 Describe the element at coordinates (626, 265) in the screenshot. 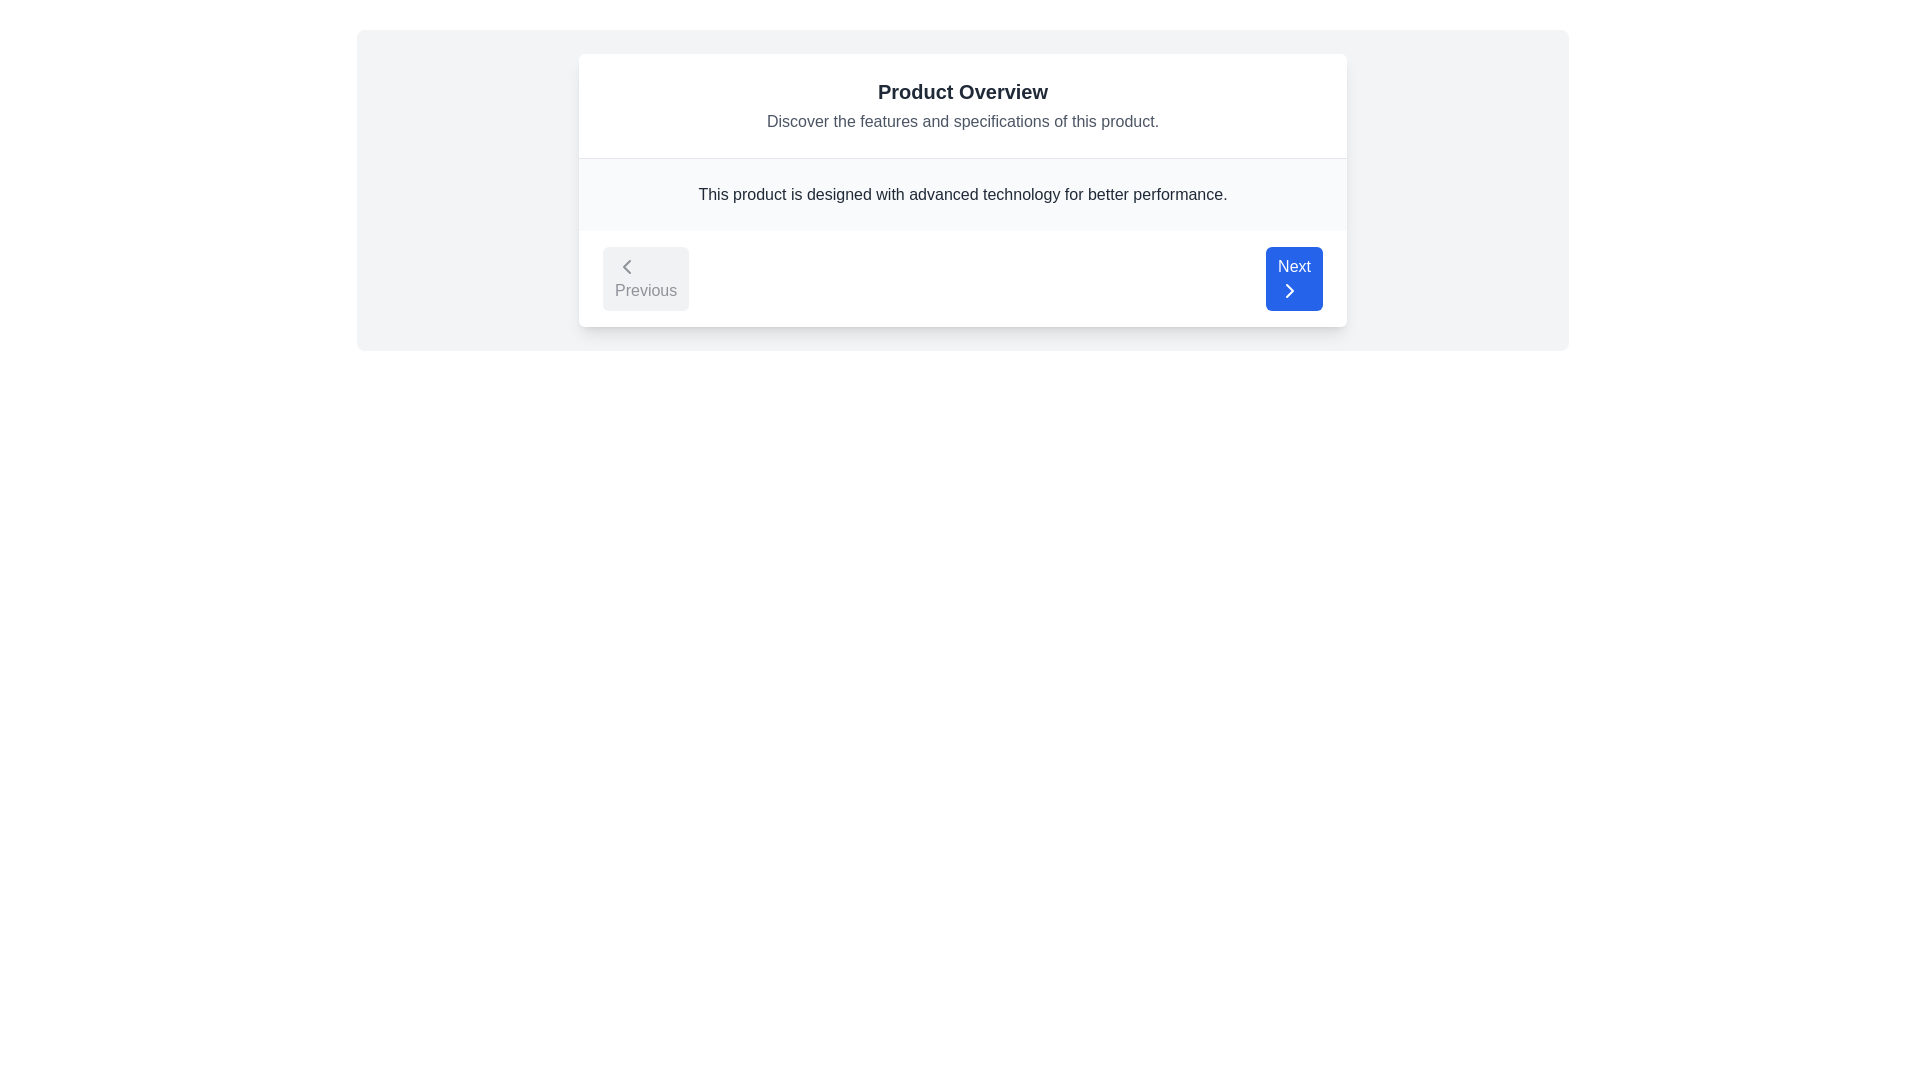

I see `the leftward-pointing chevron icon within the 'Previous' navigation button` at that location.